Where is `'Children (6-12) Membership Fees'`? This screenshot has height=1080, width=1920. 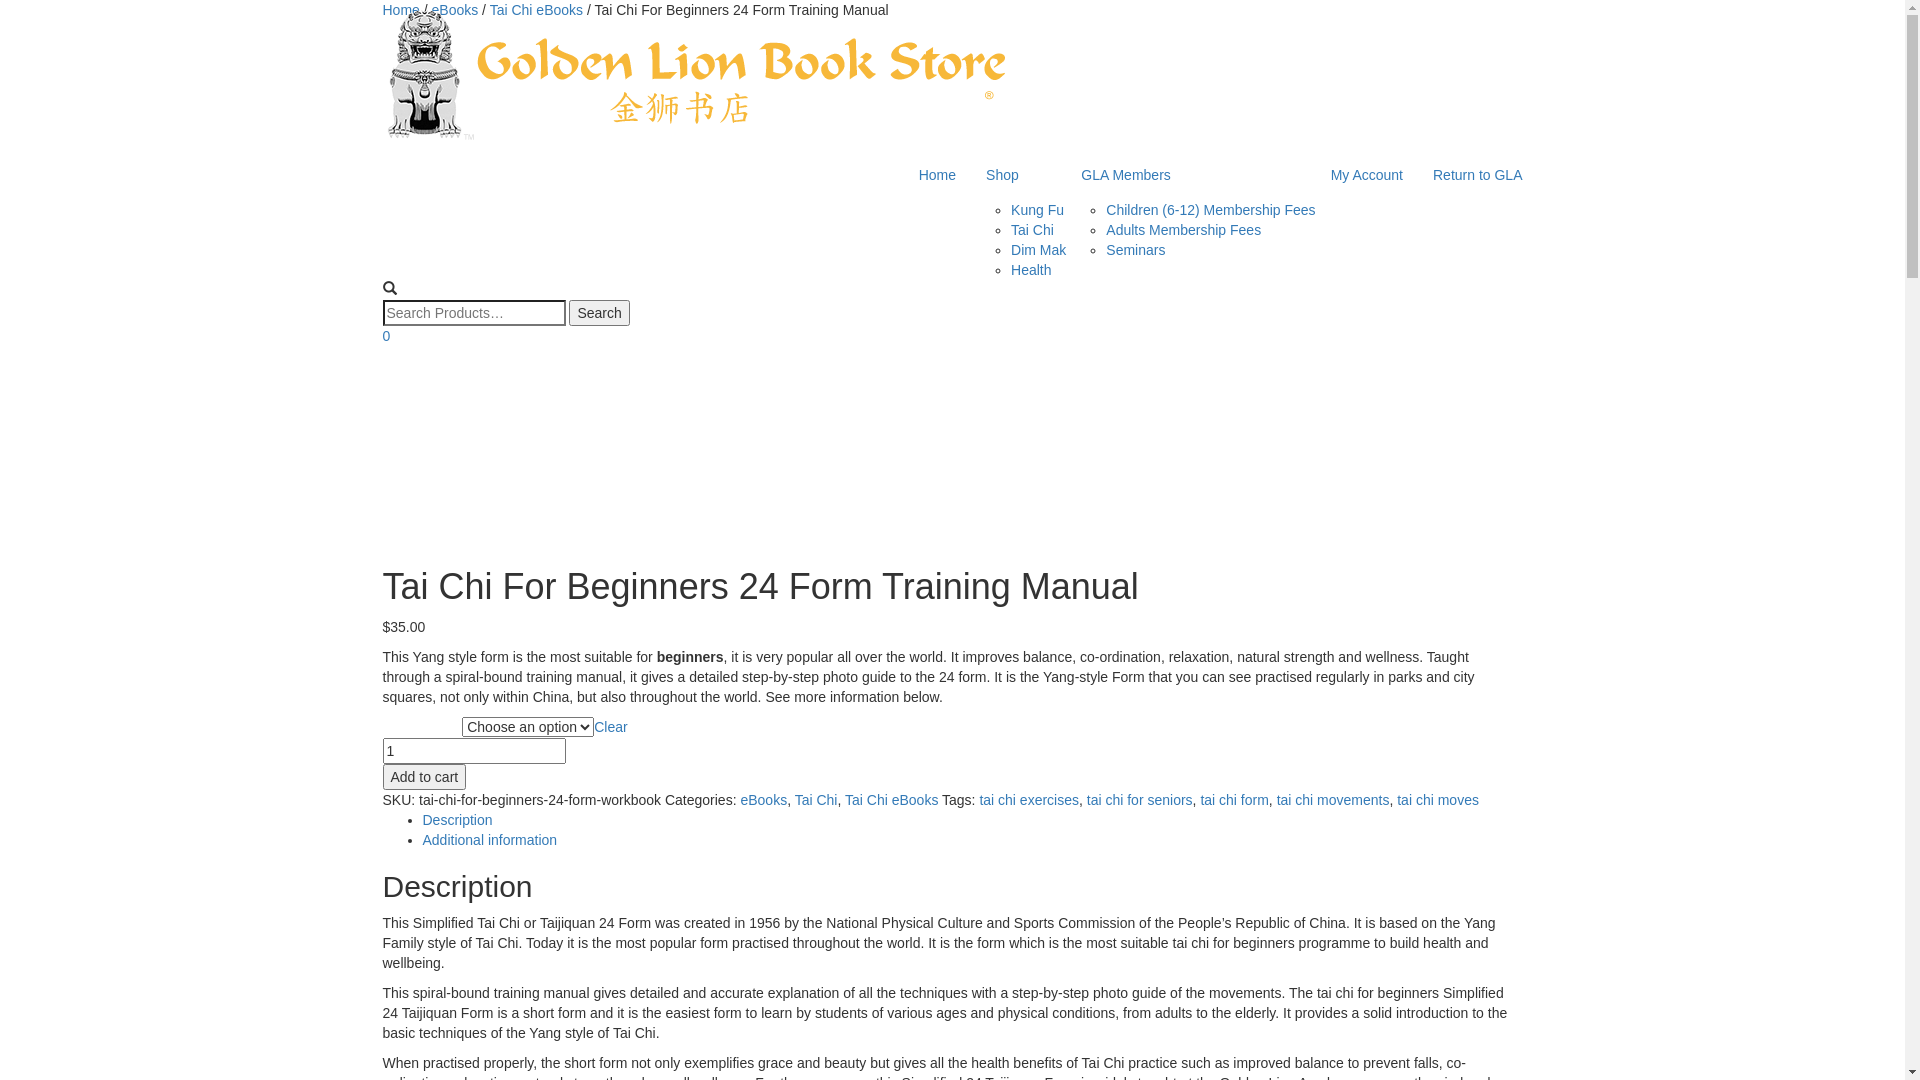 'Children (6-12) Membership Fees' is located at coordinates (1209, 209).